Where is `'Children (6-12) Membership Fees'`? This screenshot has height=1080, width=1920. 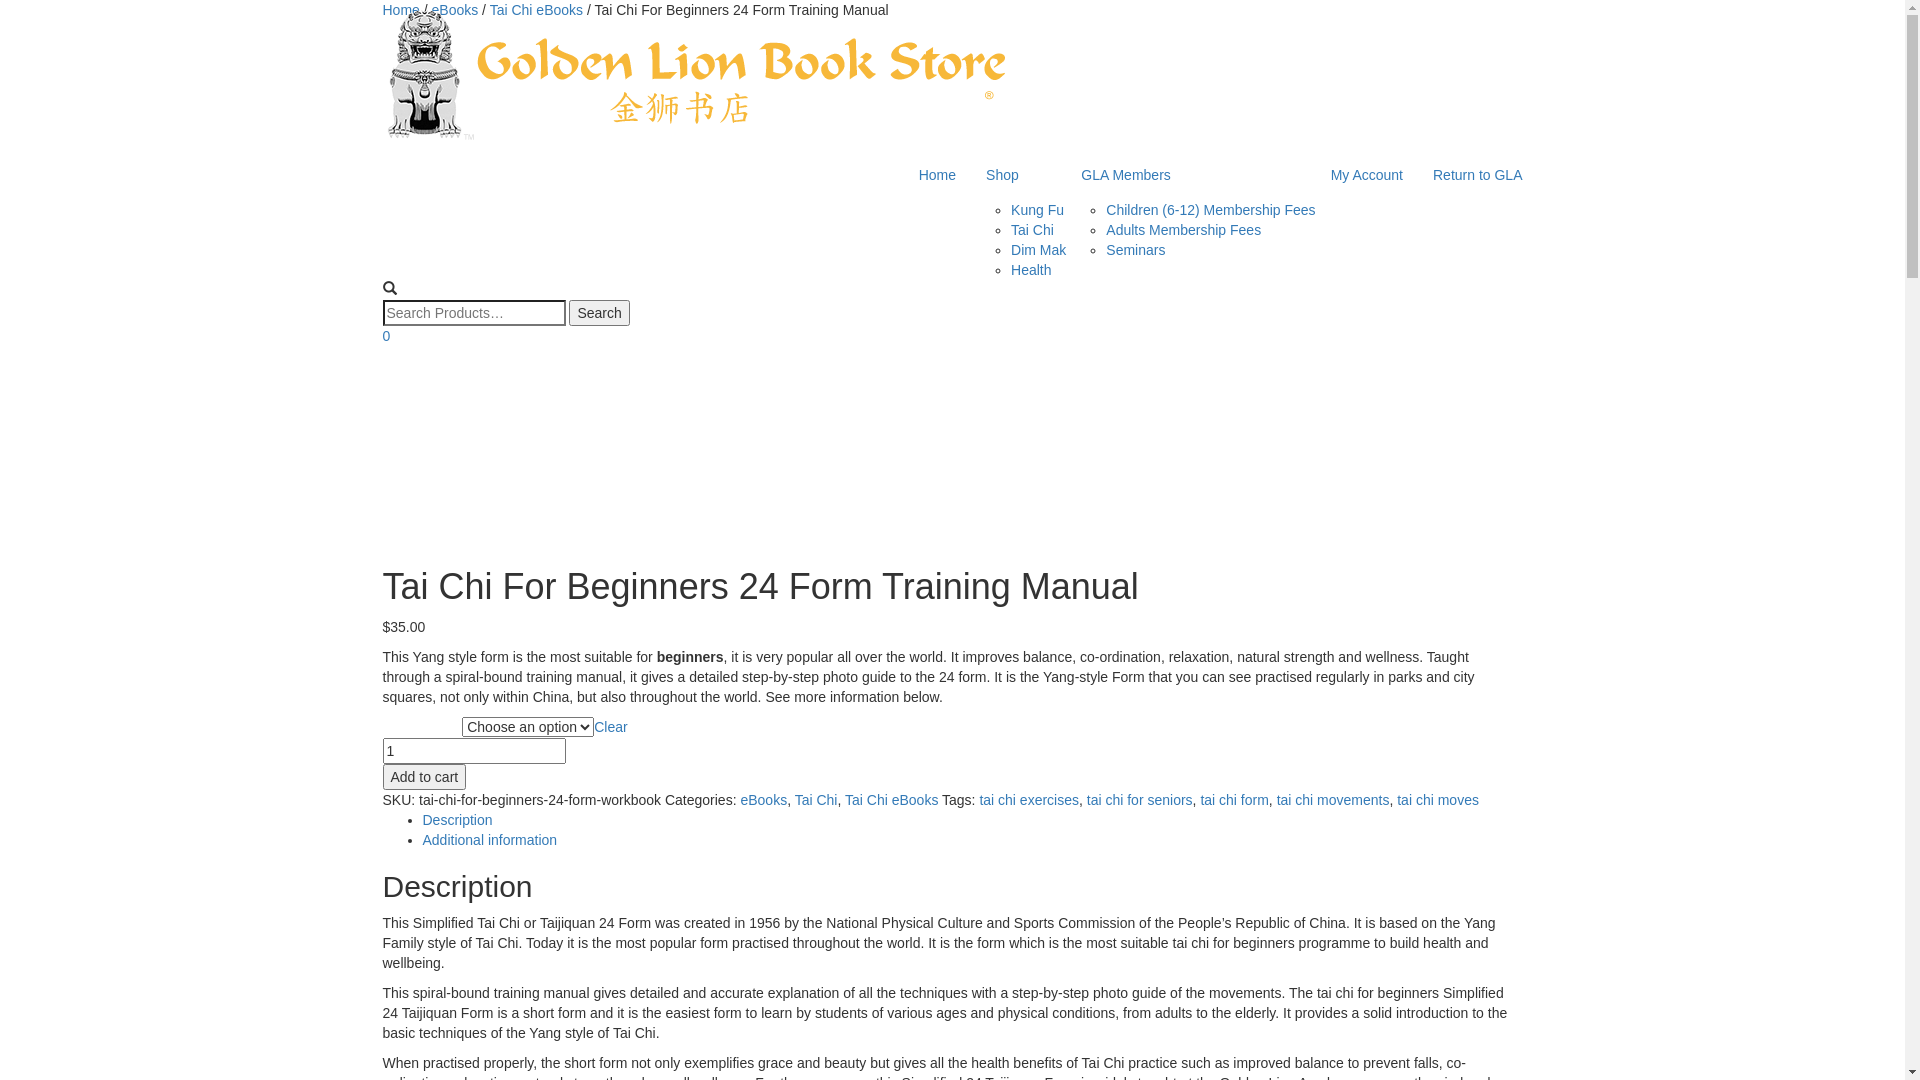 'Children (6-12) Membership Fees' is located at coordinates (1209, 209).